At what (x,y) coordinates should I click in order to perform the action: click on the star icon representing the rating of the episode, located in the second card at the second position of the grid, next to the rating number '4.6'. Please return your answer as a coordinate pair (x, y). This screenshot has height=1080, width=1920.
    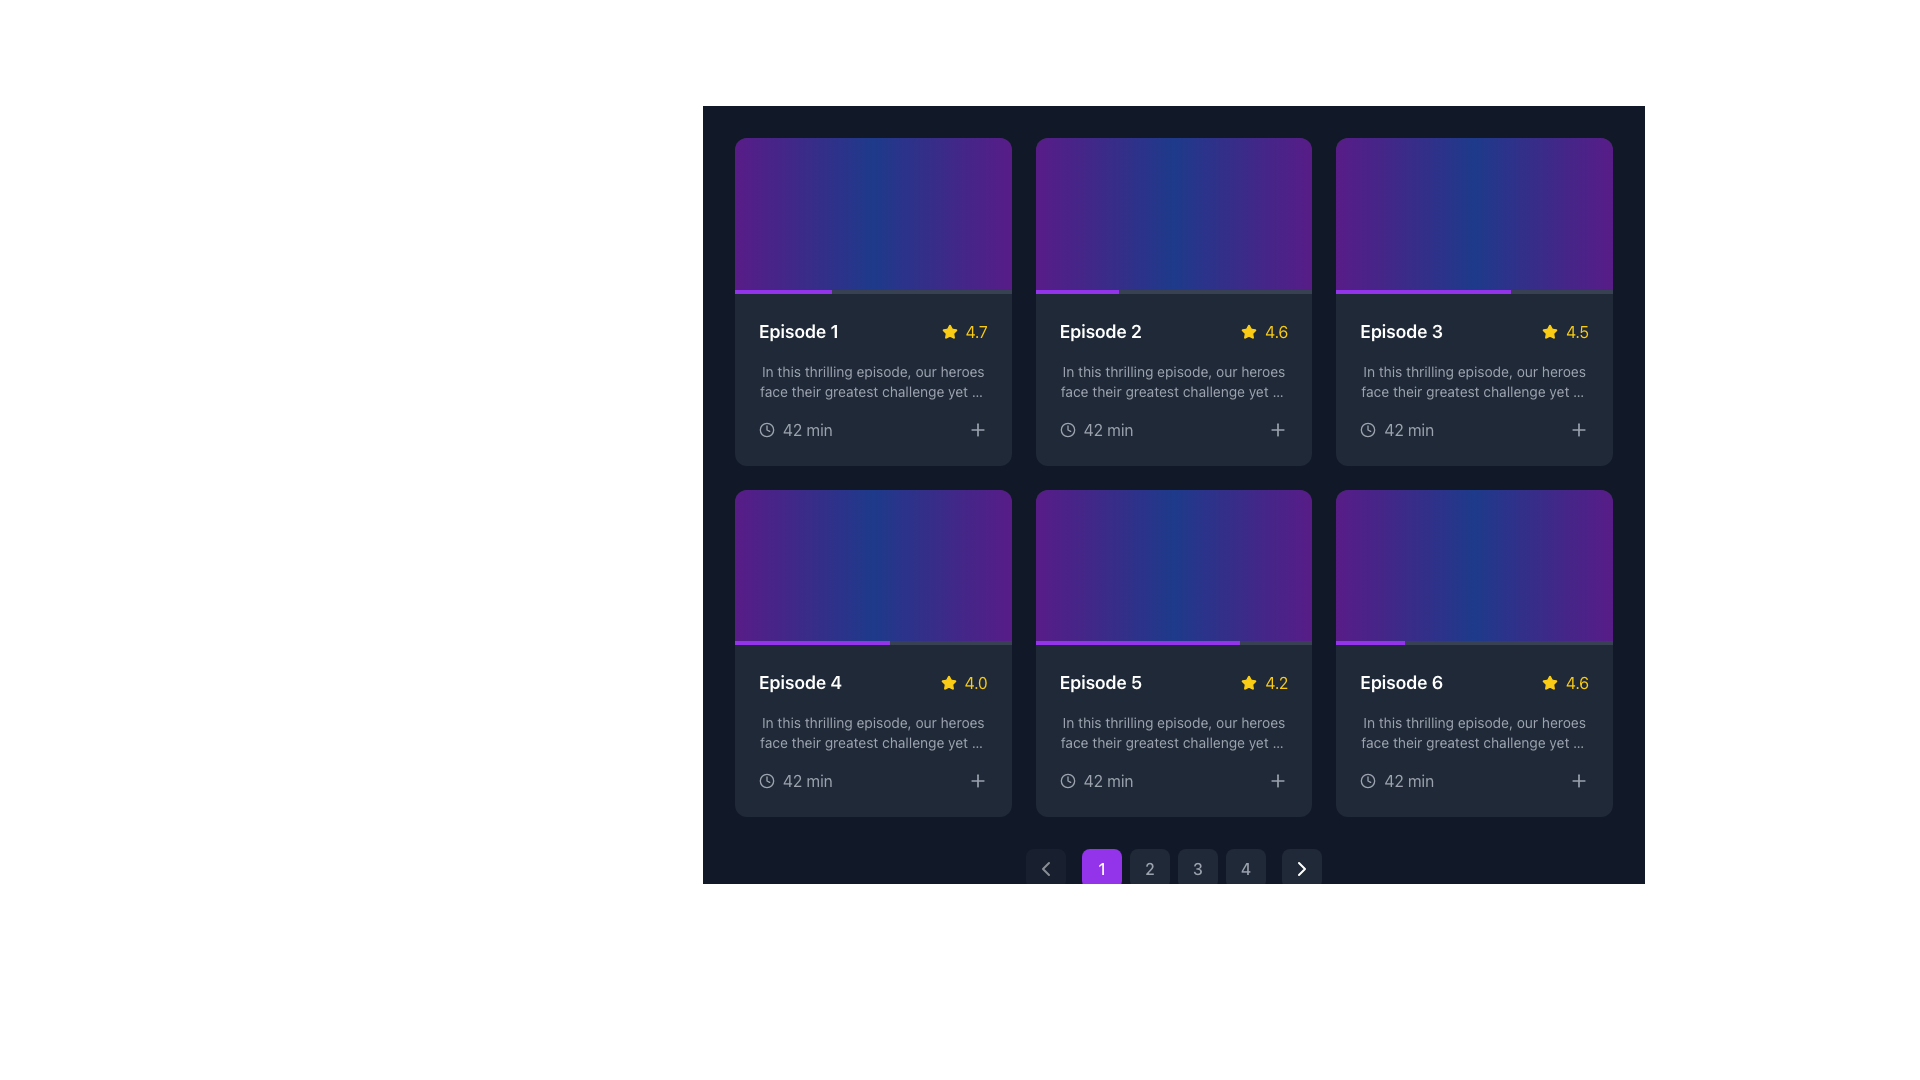
    Looking at the image, I should click on (1248, 330).